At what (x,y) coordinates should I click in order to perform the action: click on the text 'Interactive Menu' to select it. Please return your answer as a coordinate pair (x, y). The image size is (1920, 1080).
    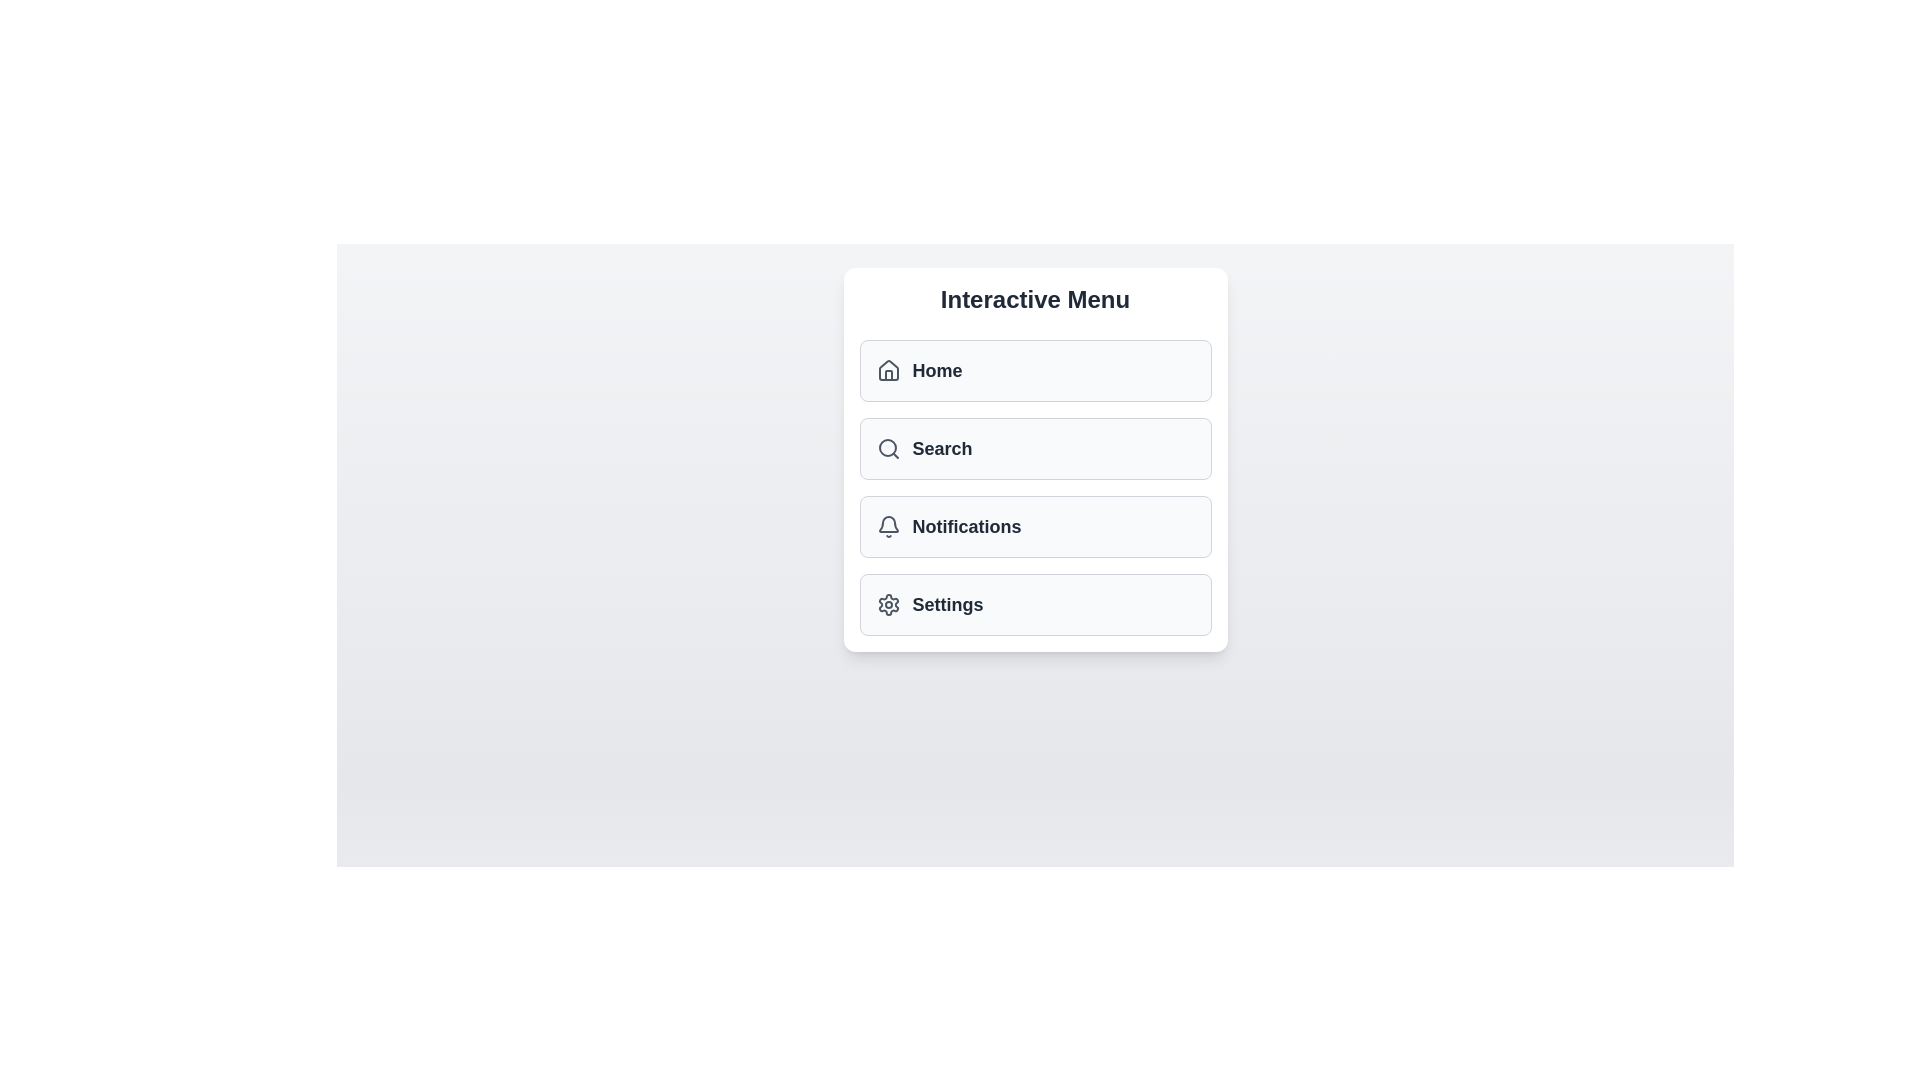
    Looking at the image, I should click on (1035, 300).